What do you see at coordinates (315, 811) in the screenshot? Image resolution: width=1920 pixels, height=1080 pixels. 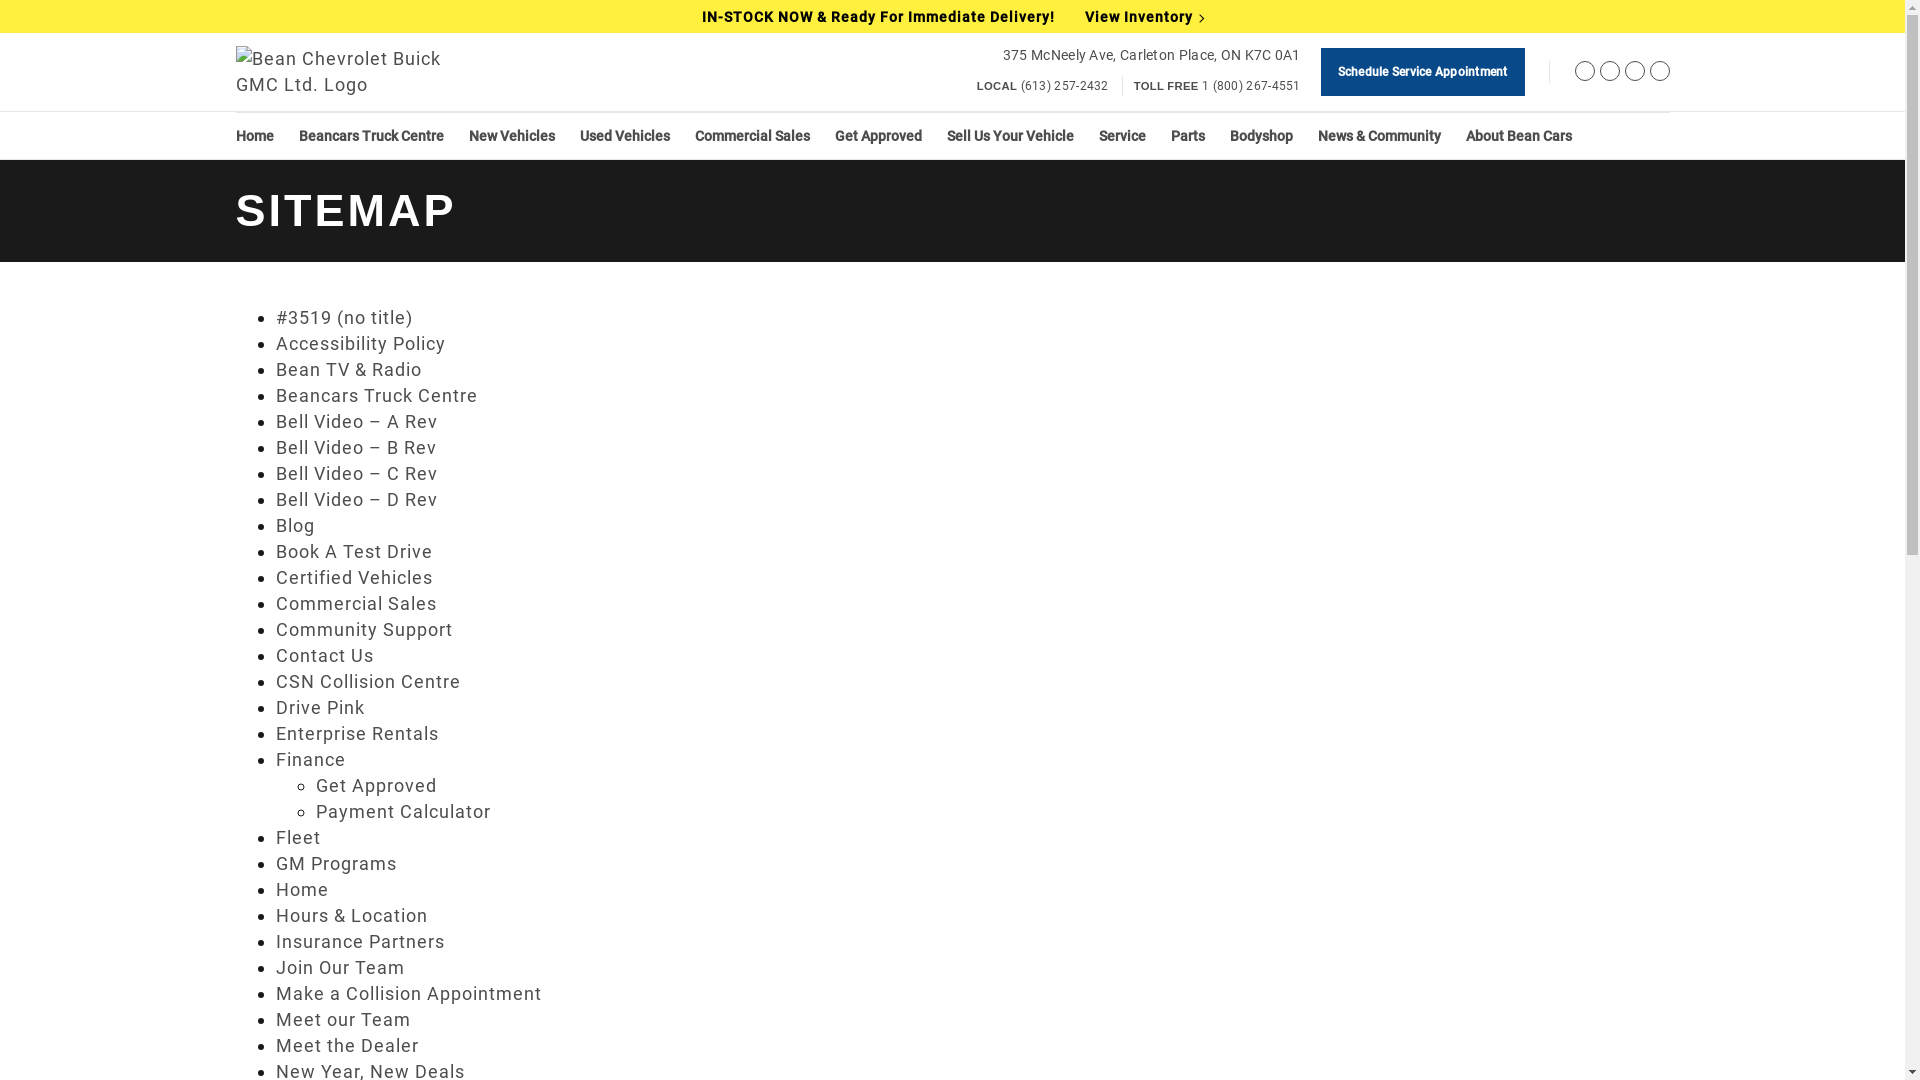 I see `'Payment Calculator'` at bounding box center [315, 811].